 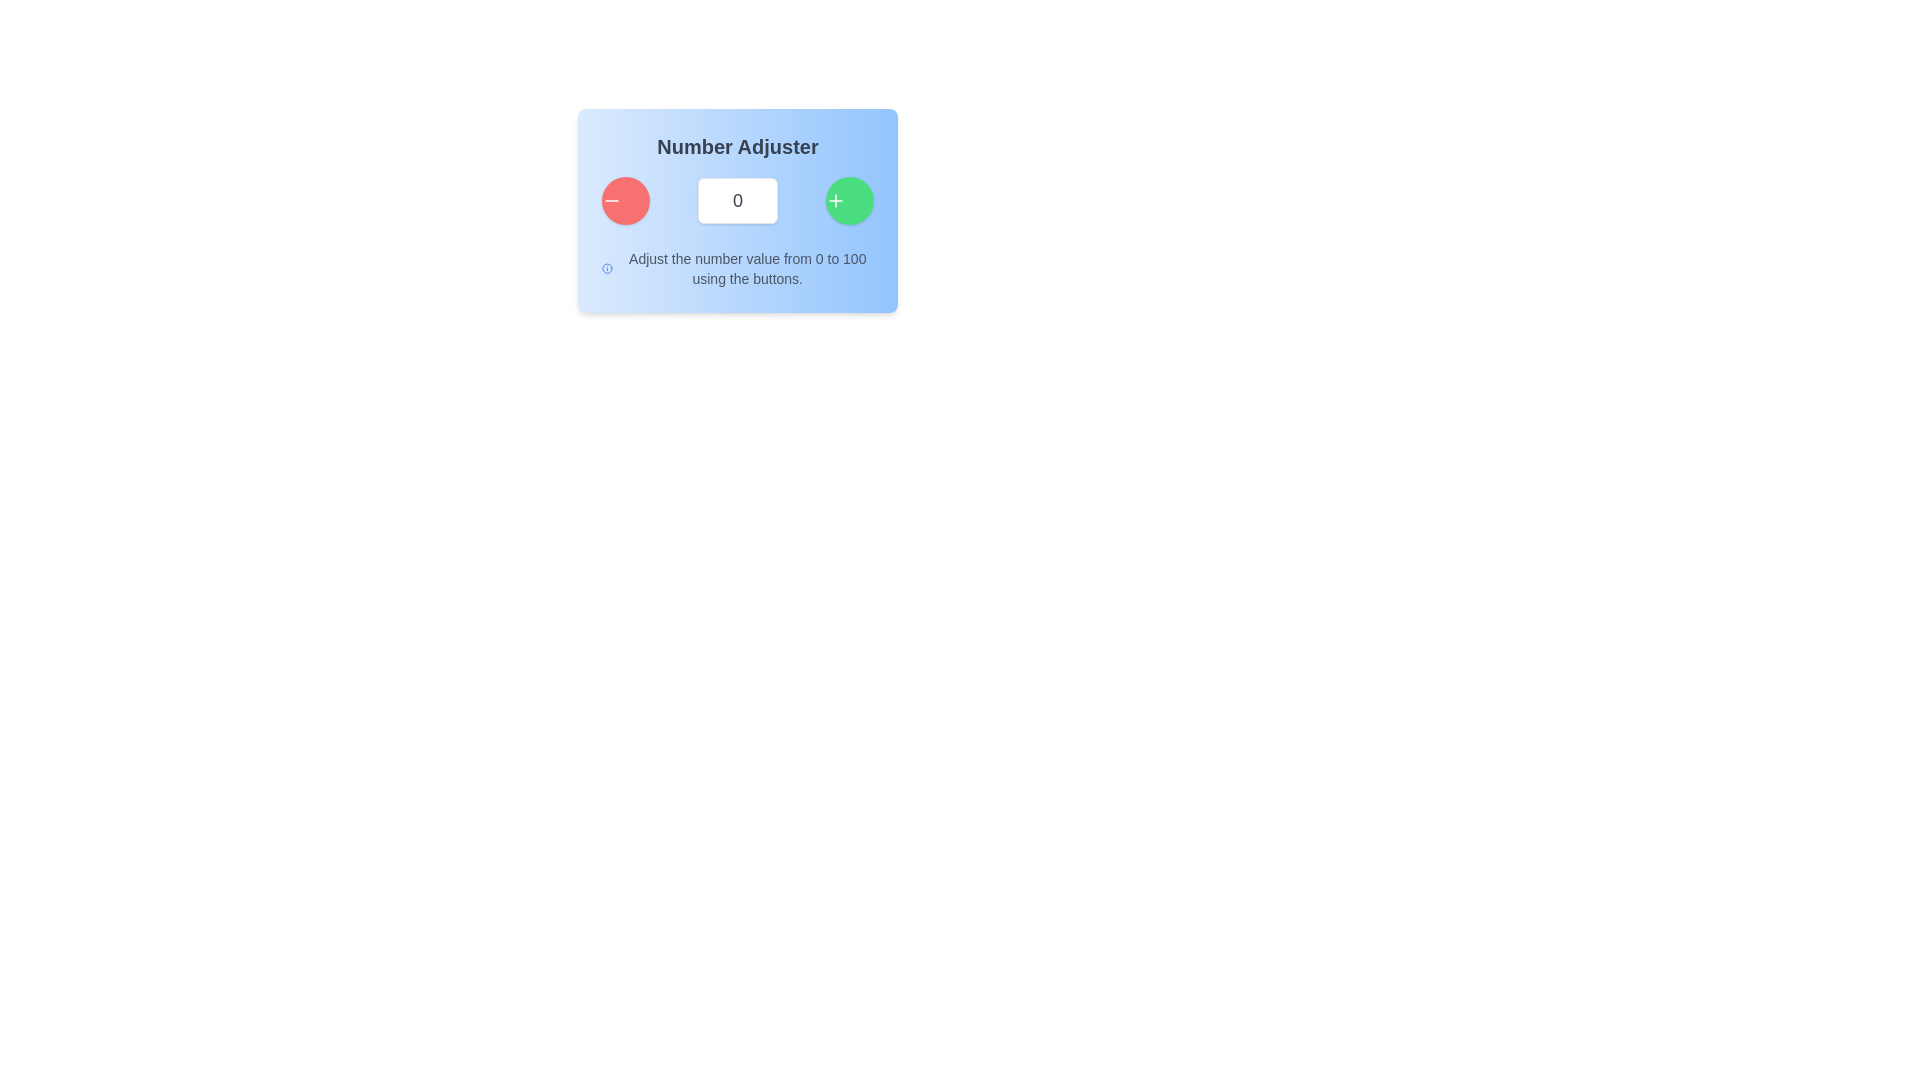 What do you see at coordinates (849, 200) in the screenshot?
I see `the increment button located on the right side of the Number Adjuster panel to increase the numeric value displayed in the adjacent input field by 1` at bounding box center [849, 200].